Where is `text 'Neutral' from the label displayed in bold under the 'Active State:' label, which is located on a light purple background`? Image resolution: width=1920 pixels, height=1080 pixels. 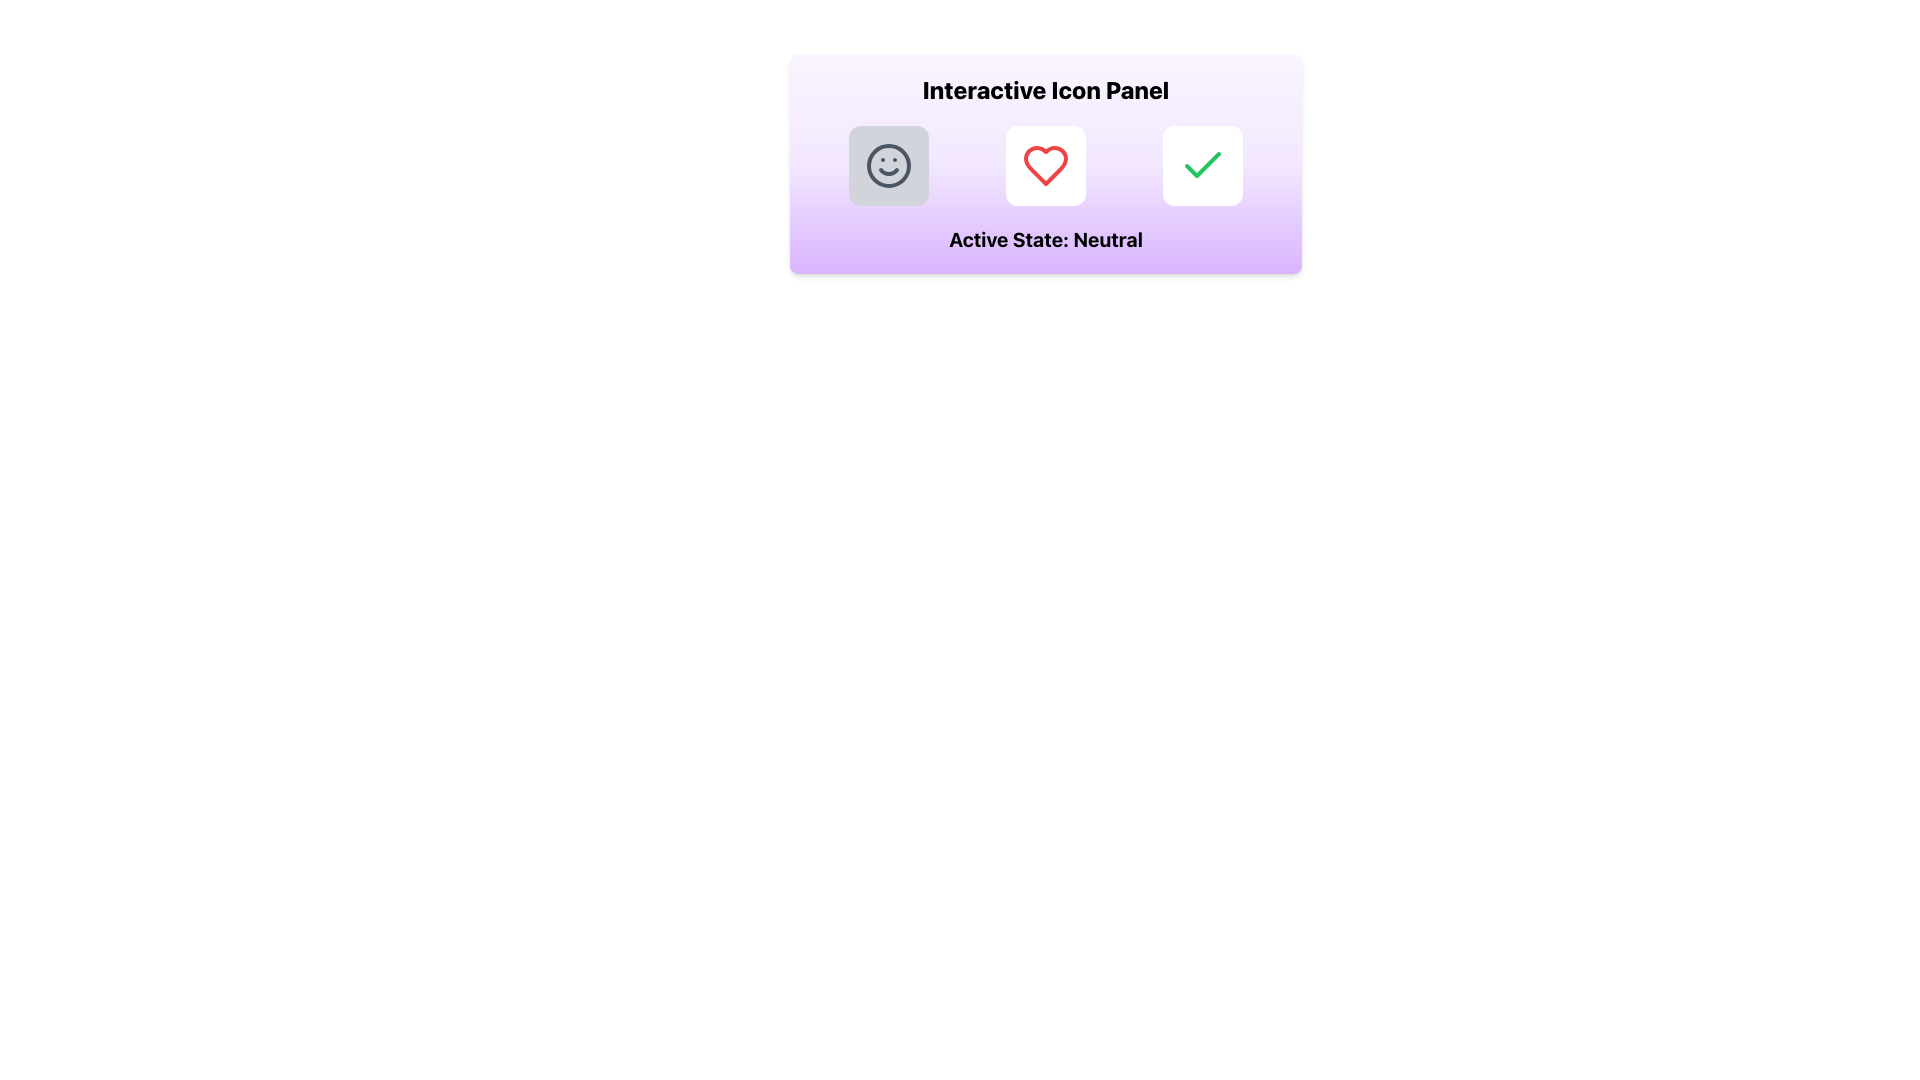 text 'Neutral' from the label displayed in bold under the 'Active State:' label, which is located on a light purple background is located at coordinates (1107, 238).